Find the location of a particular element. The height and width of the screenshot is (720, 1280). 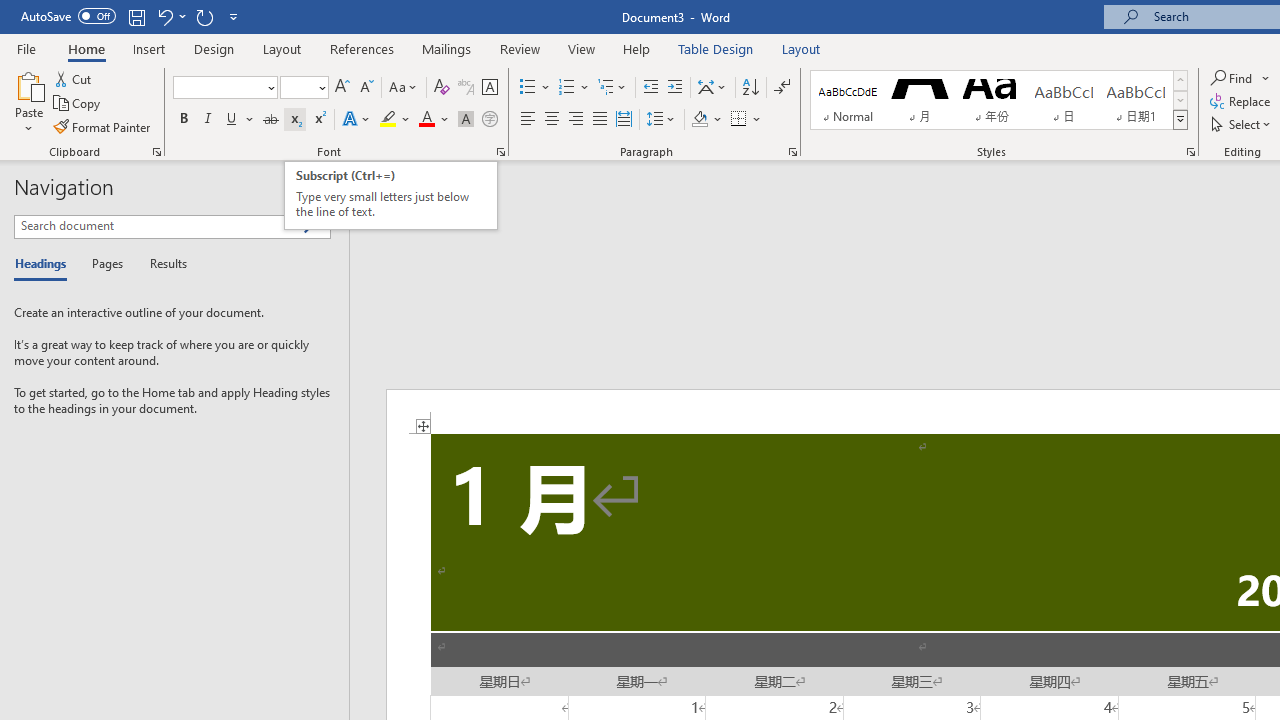

'Align Left' is located at coordinates (528, 119).